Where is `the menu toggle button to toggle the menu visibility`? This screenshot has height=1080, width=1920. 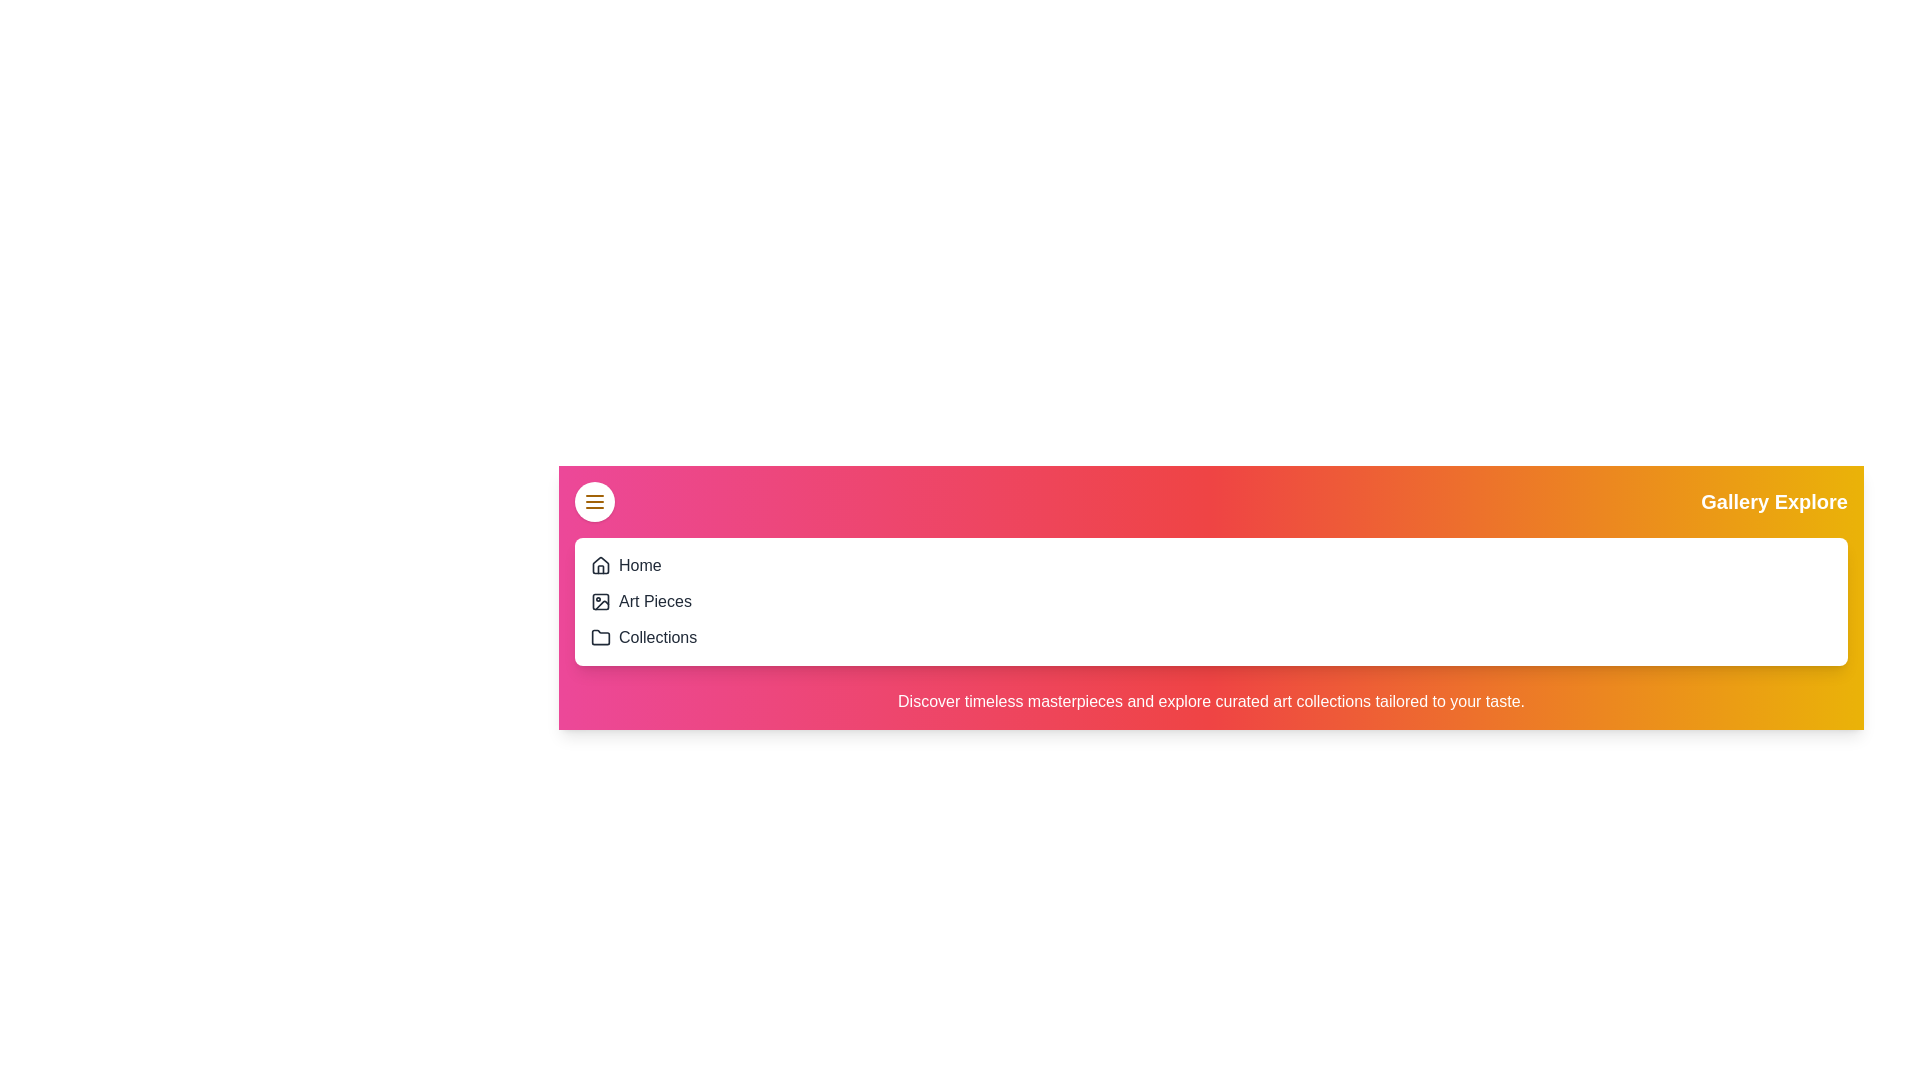
the menu toggle button to toggle the menu visibility is located at coordinates (594, 500).